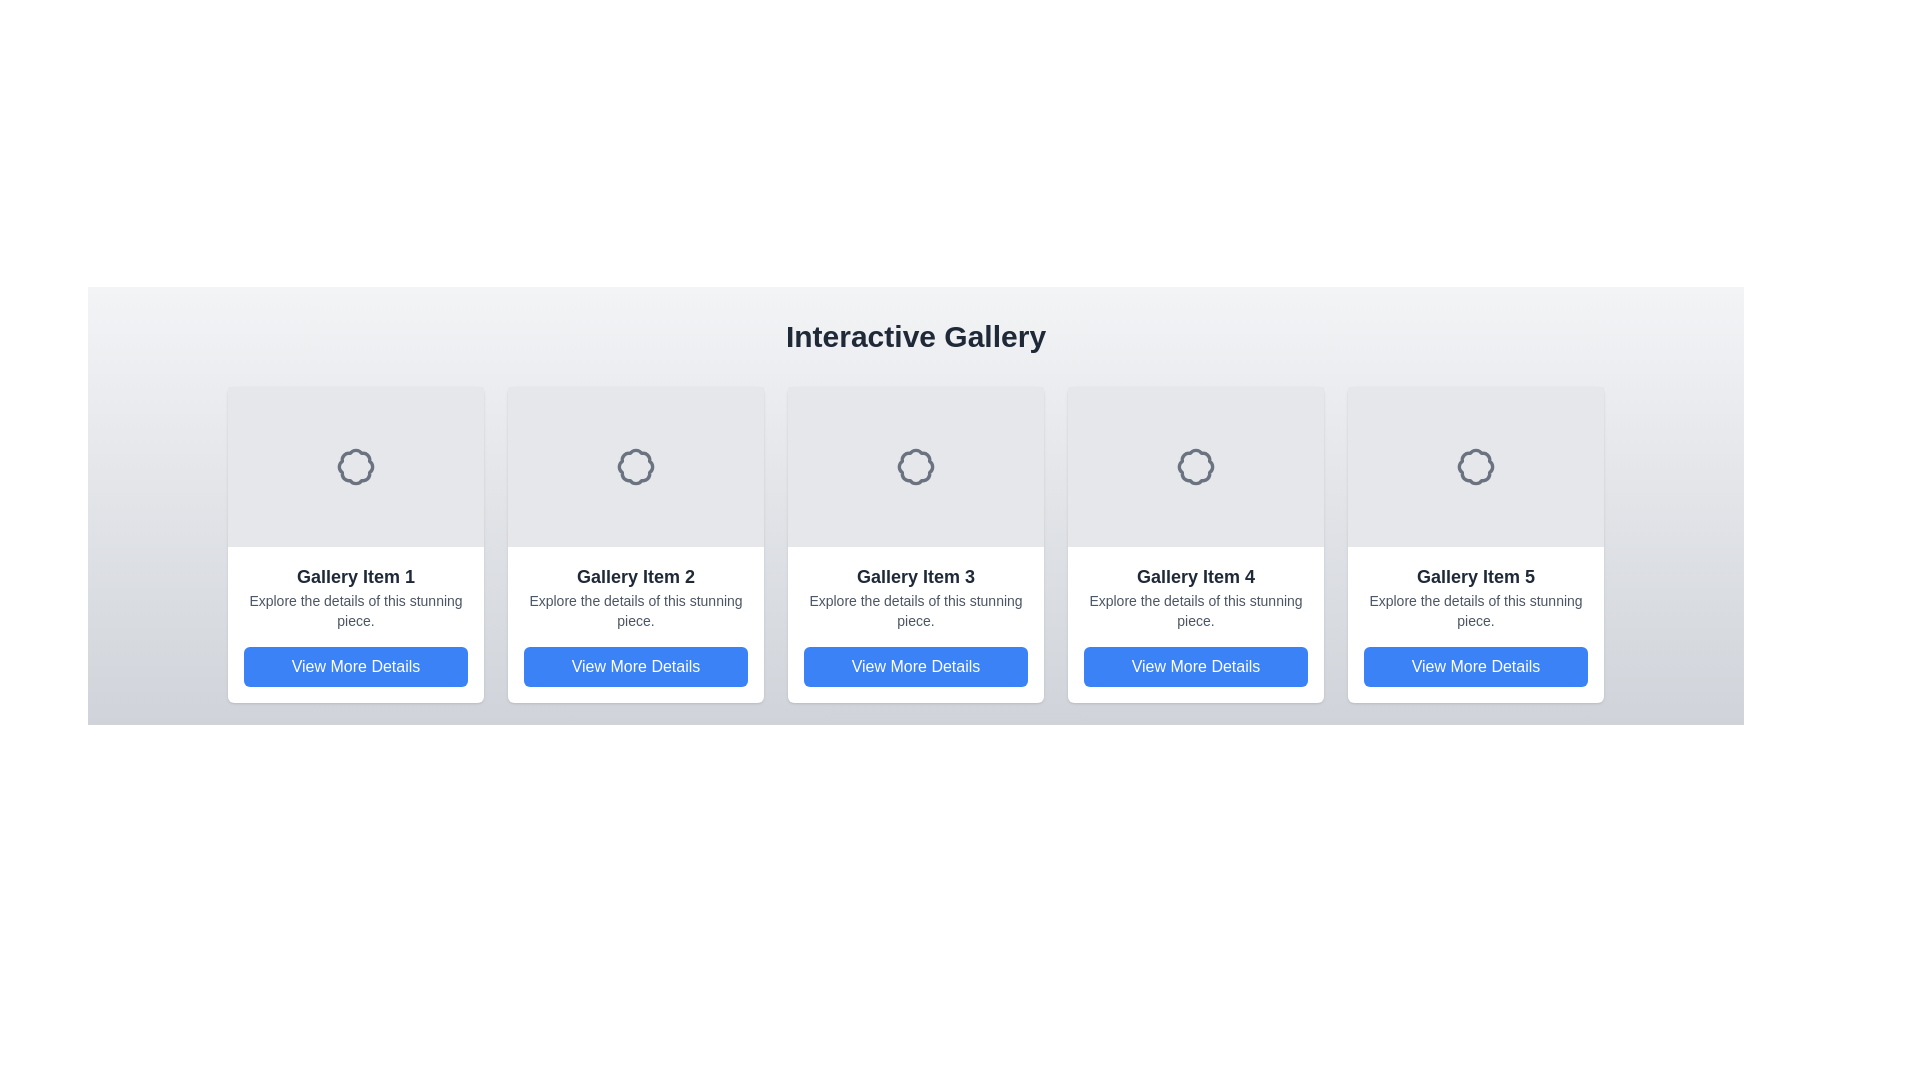  Describe the element at coordinates (355, 667) in the screenshot. I see `the button located at the lower section of the card titled 'Gallery Item 1' to observe the hover effect` at that location.